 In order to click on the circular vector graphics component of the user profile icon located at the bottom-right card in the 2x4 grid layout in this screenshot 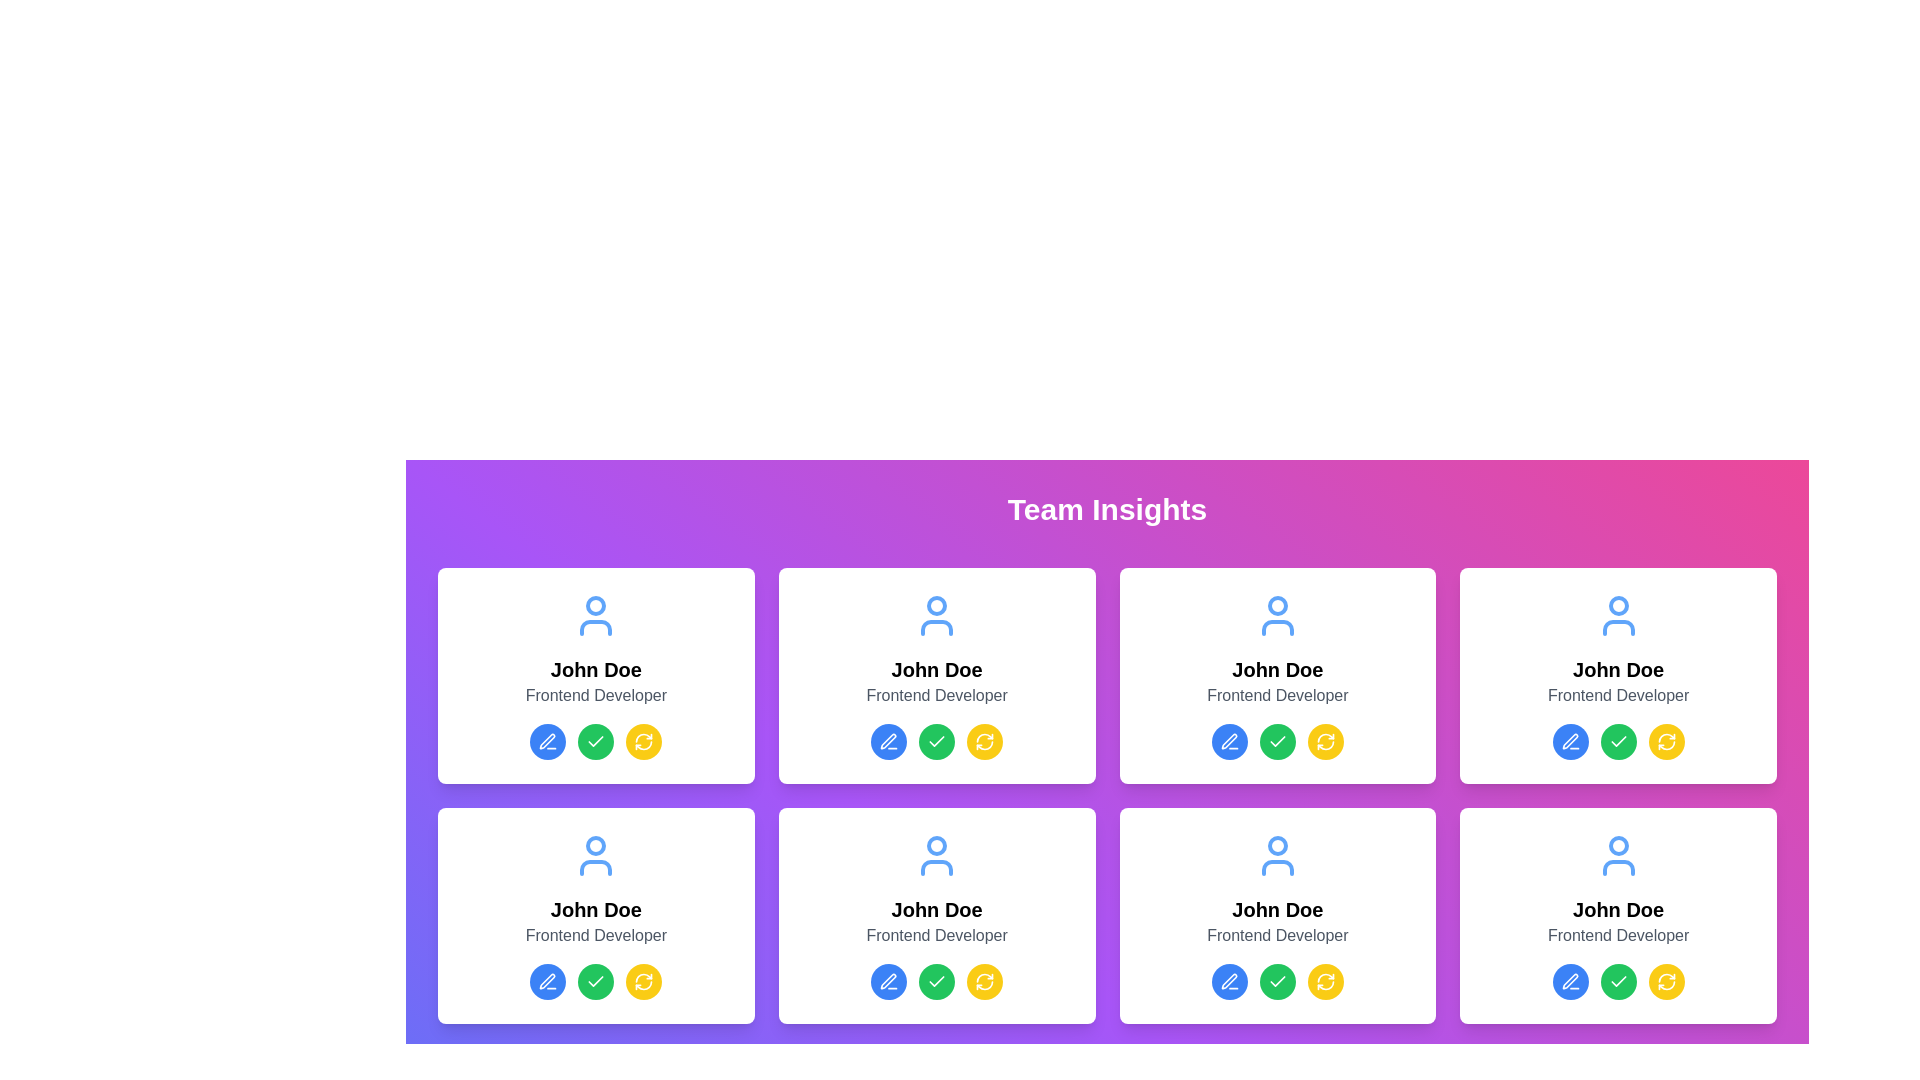, I will do `click(1618, 845)`.